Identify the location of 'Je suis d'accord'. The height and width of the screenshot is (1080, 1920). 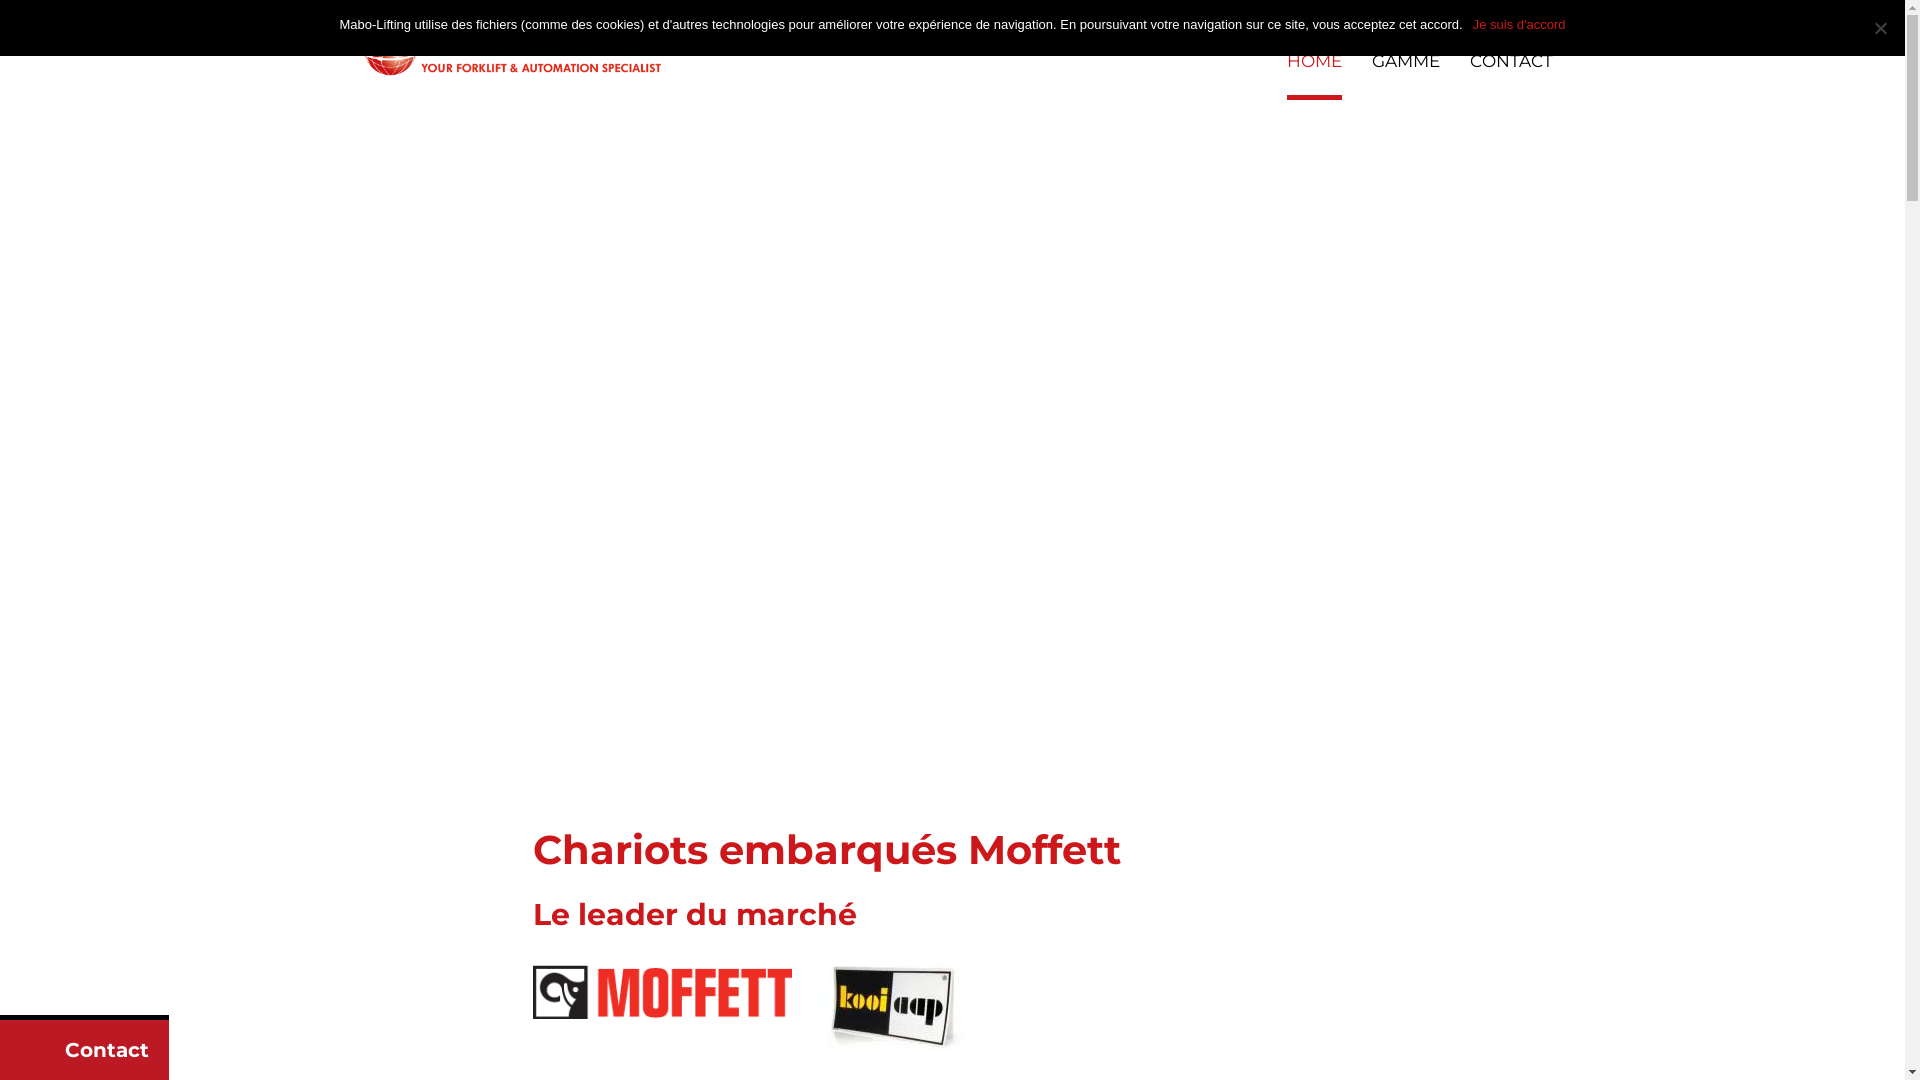
(1519, 24).